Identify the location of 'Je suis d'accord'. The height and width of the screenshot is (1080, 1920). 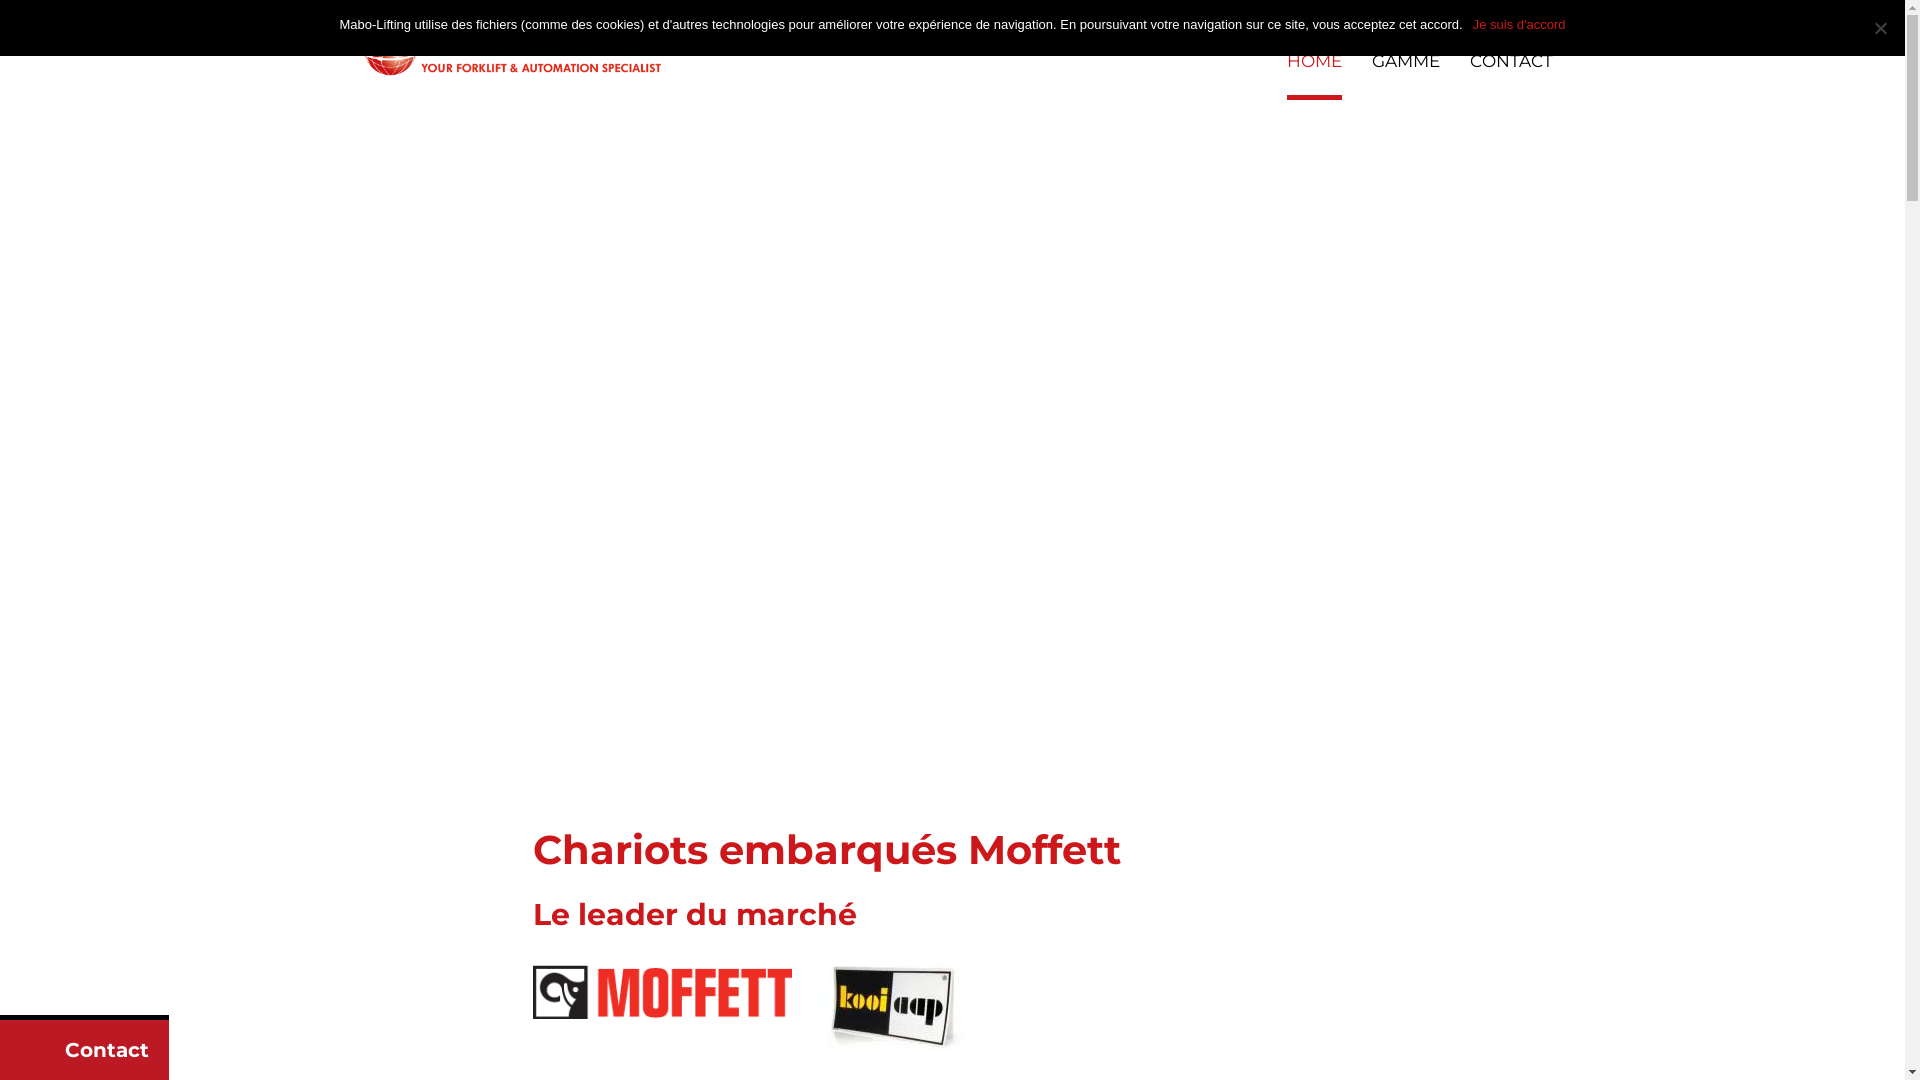
(1519, 24).